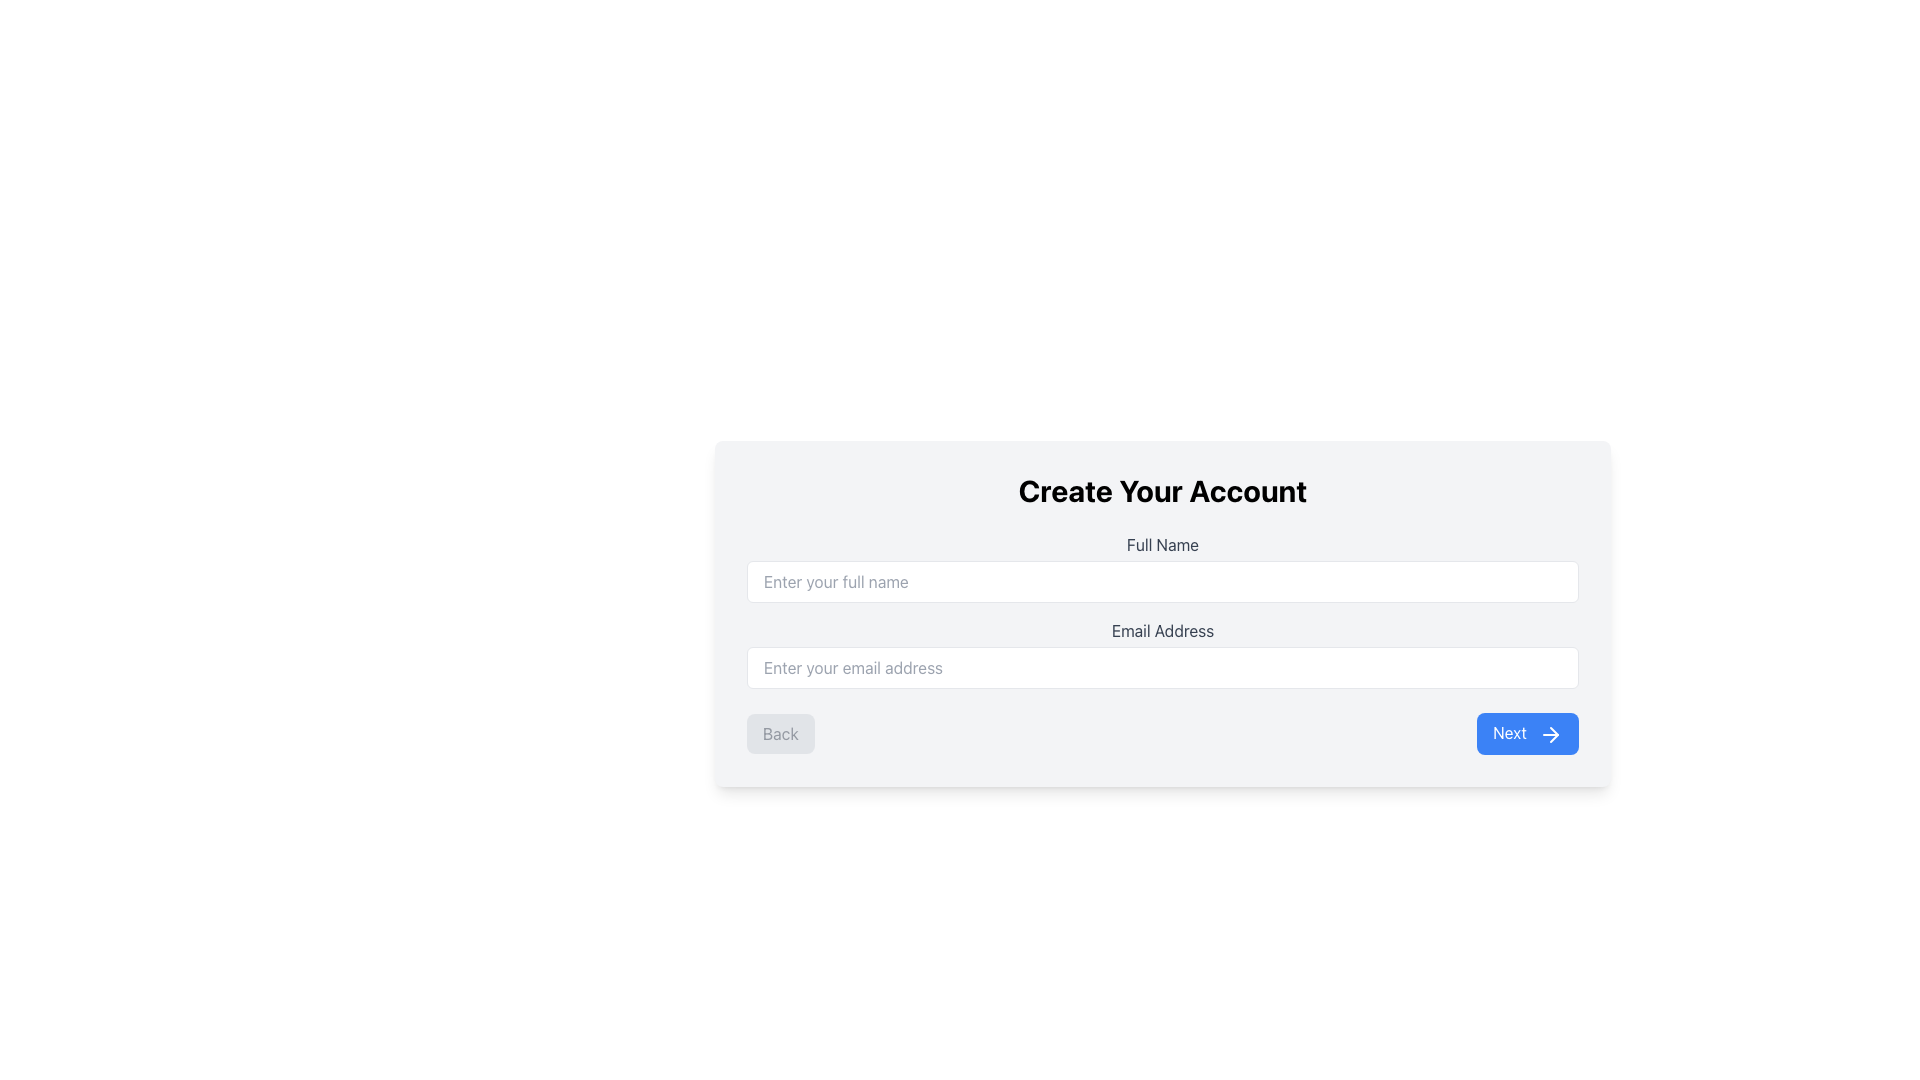 The image size is (1920, 1080). Describe the element at coordinates (1162, 544) in the screenshot. I see `the static text label that indicates the input field for entering the full name in the form, located above the 'Enter your full name' input field` at that location.